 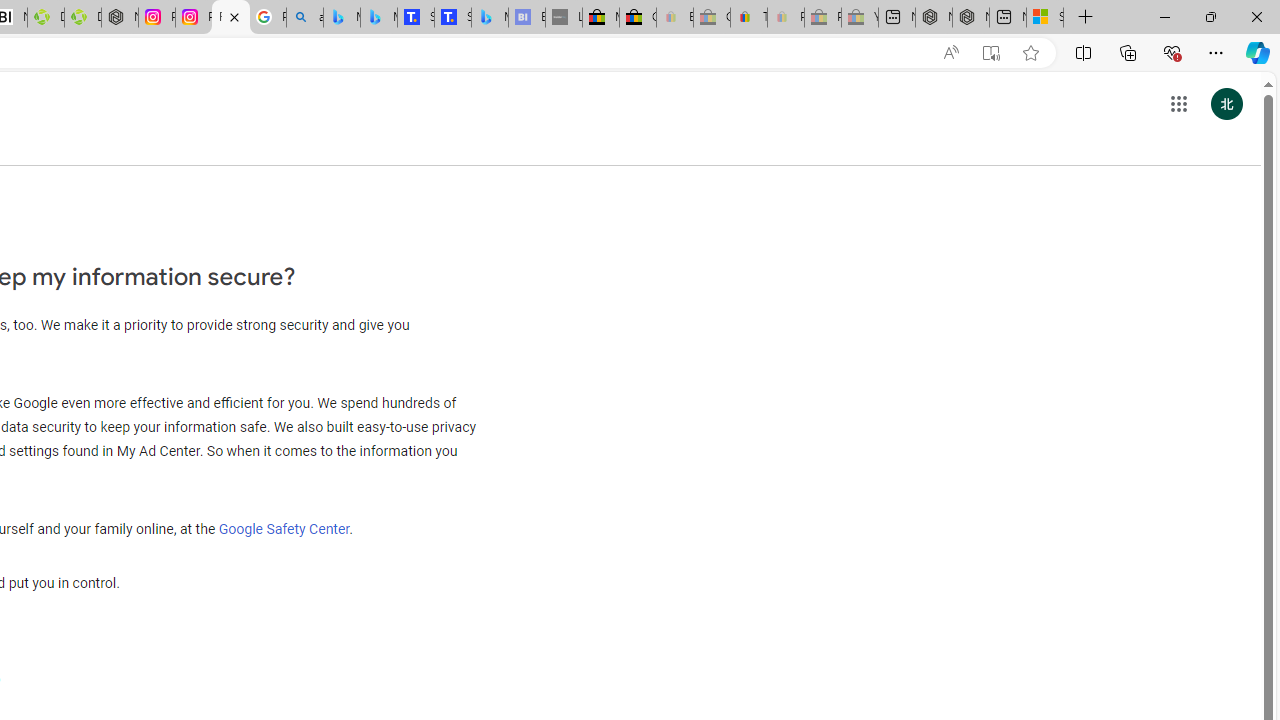 I want to click on 'Descarga Driver Updater', so click(x=82, y=17).